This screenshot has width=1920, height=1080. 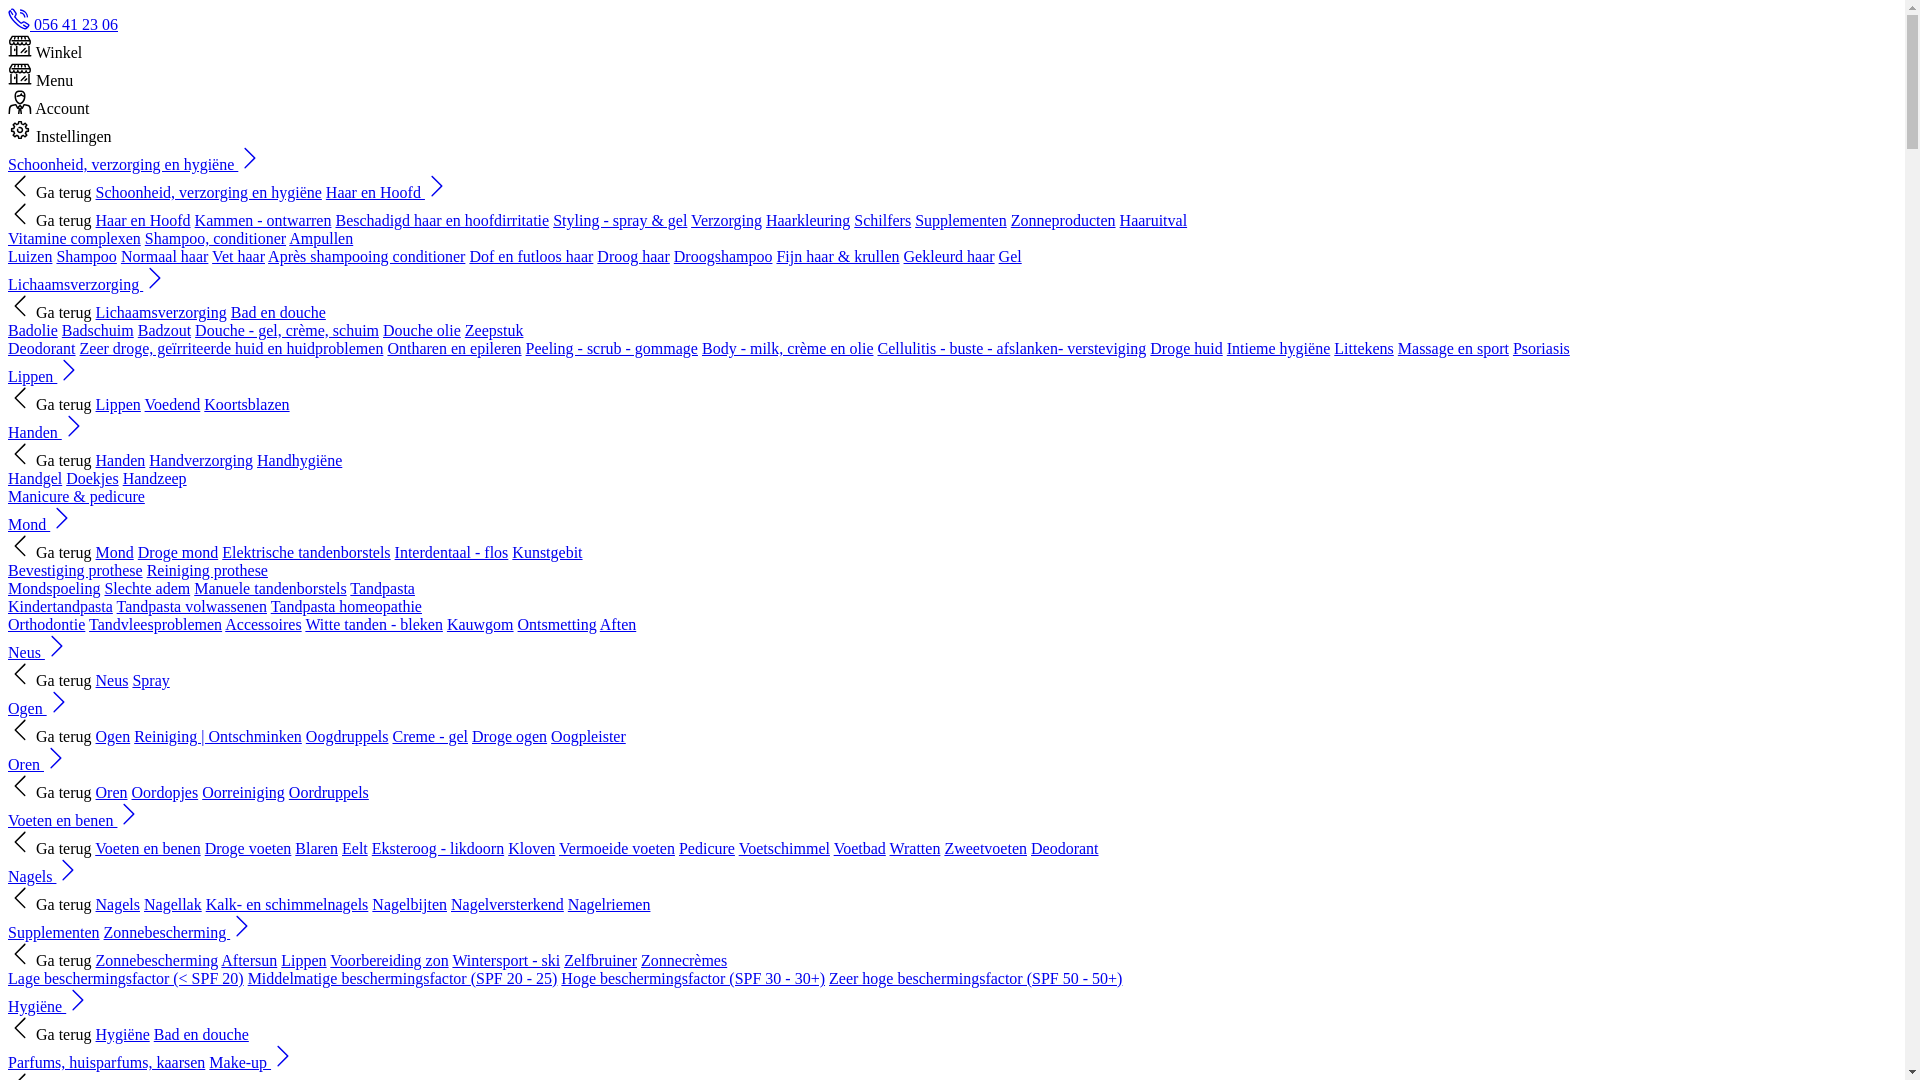 What do you see at coordinates (691, 220) in the screenshot?
I see `'Verzorging'` at bounding box center [691, 220].